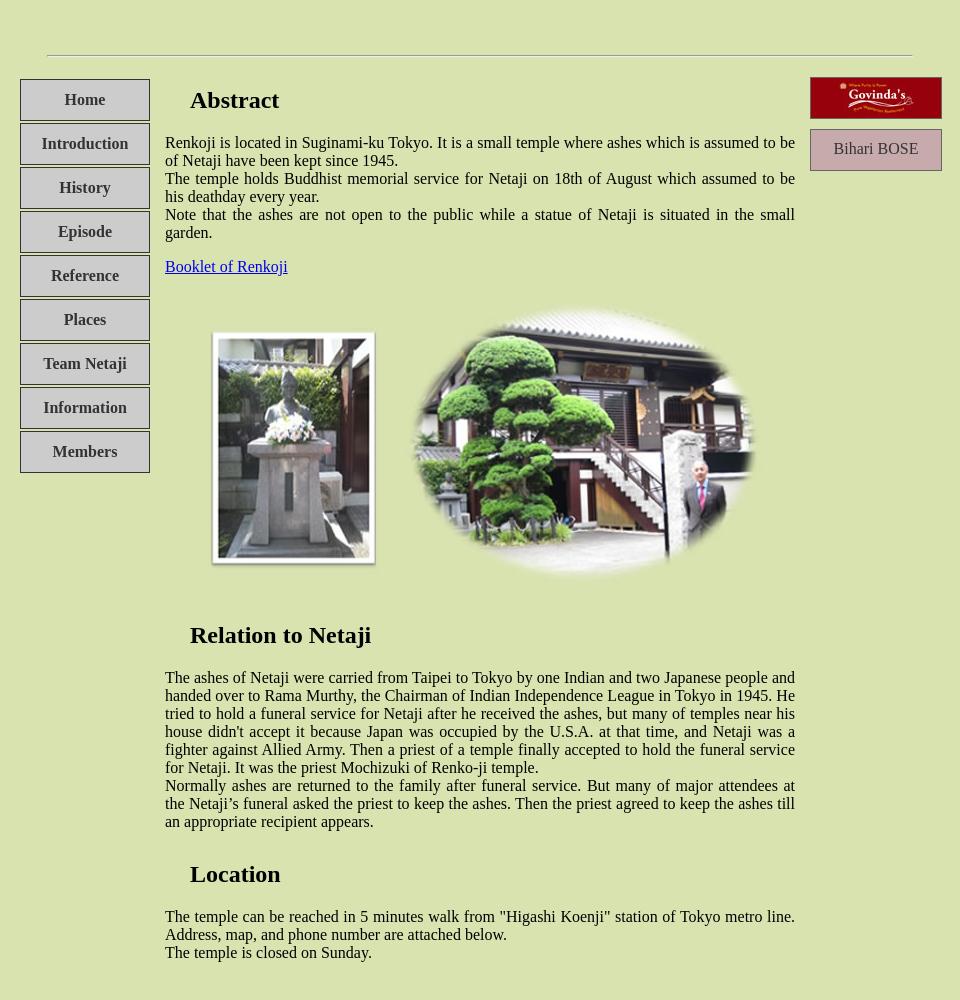 This screenshot has width=960, height=1000. Describe the element at coordinates (84, 449) in the screenshot. I see `'Members'` at that location.